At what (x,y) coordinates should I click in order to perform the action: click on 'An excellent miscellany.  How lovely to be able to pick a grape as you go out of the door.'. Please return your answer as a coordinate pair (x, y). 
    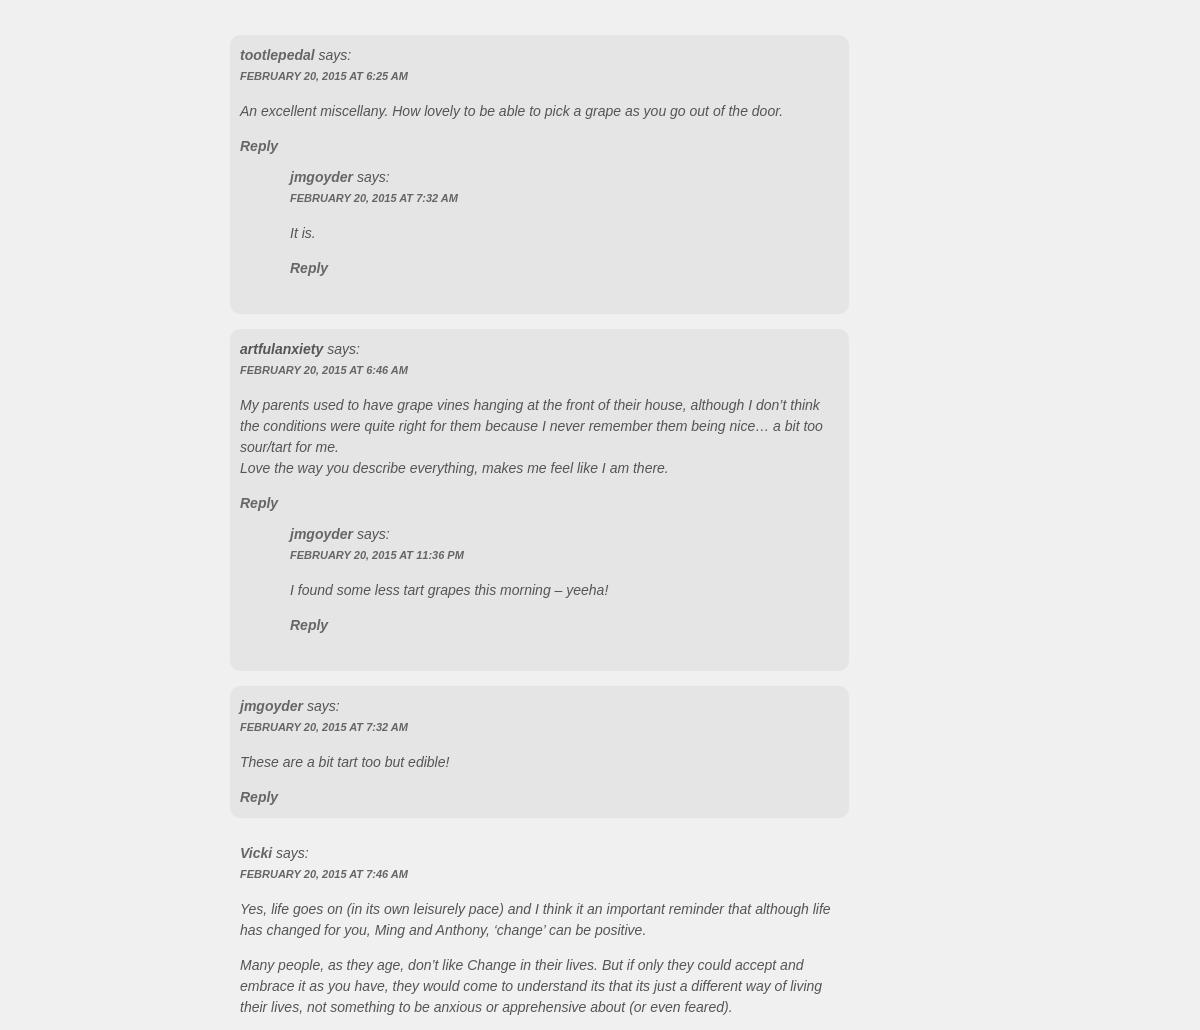
    Looking at the image, I should click on (510, 109).